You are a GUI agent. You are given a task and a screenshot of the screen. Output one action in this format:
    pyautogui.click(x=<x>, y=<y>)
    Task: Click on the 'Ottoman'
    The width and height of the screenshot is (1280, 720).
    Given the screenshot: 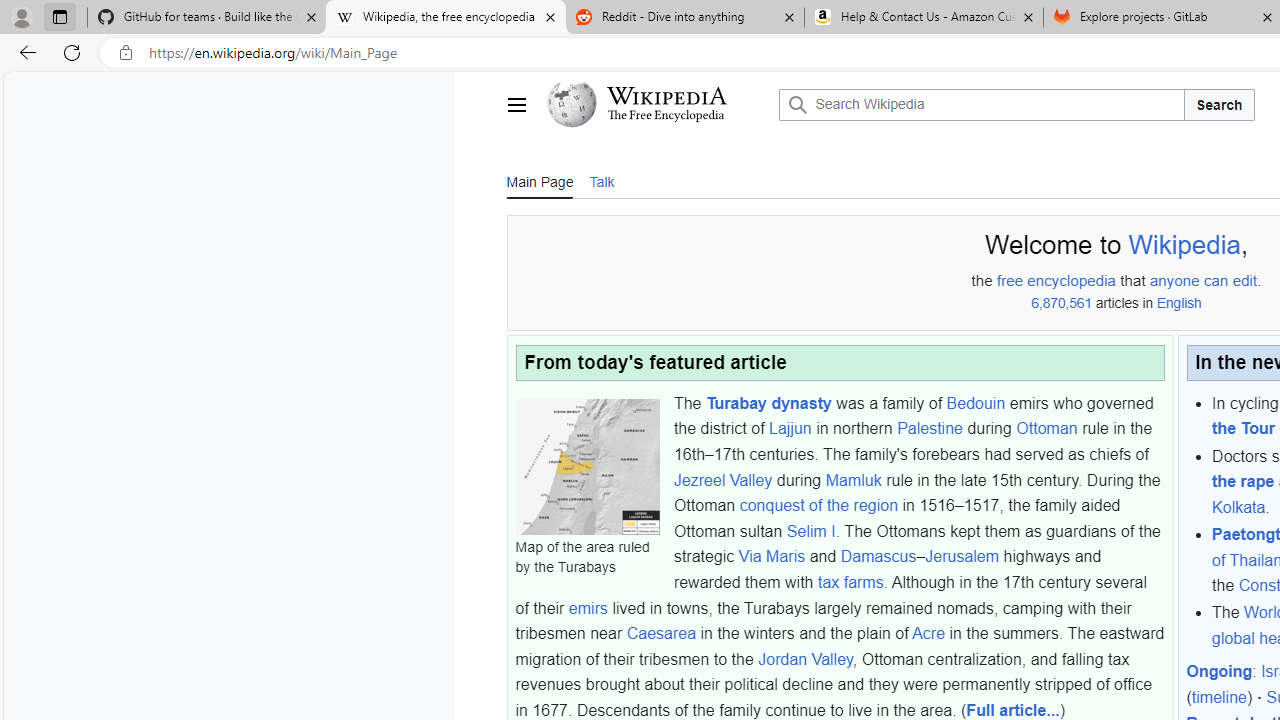 What is the action you would take?
    pyautogui.click(x=1046, y=427)
    